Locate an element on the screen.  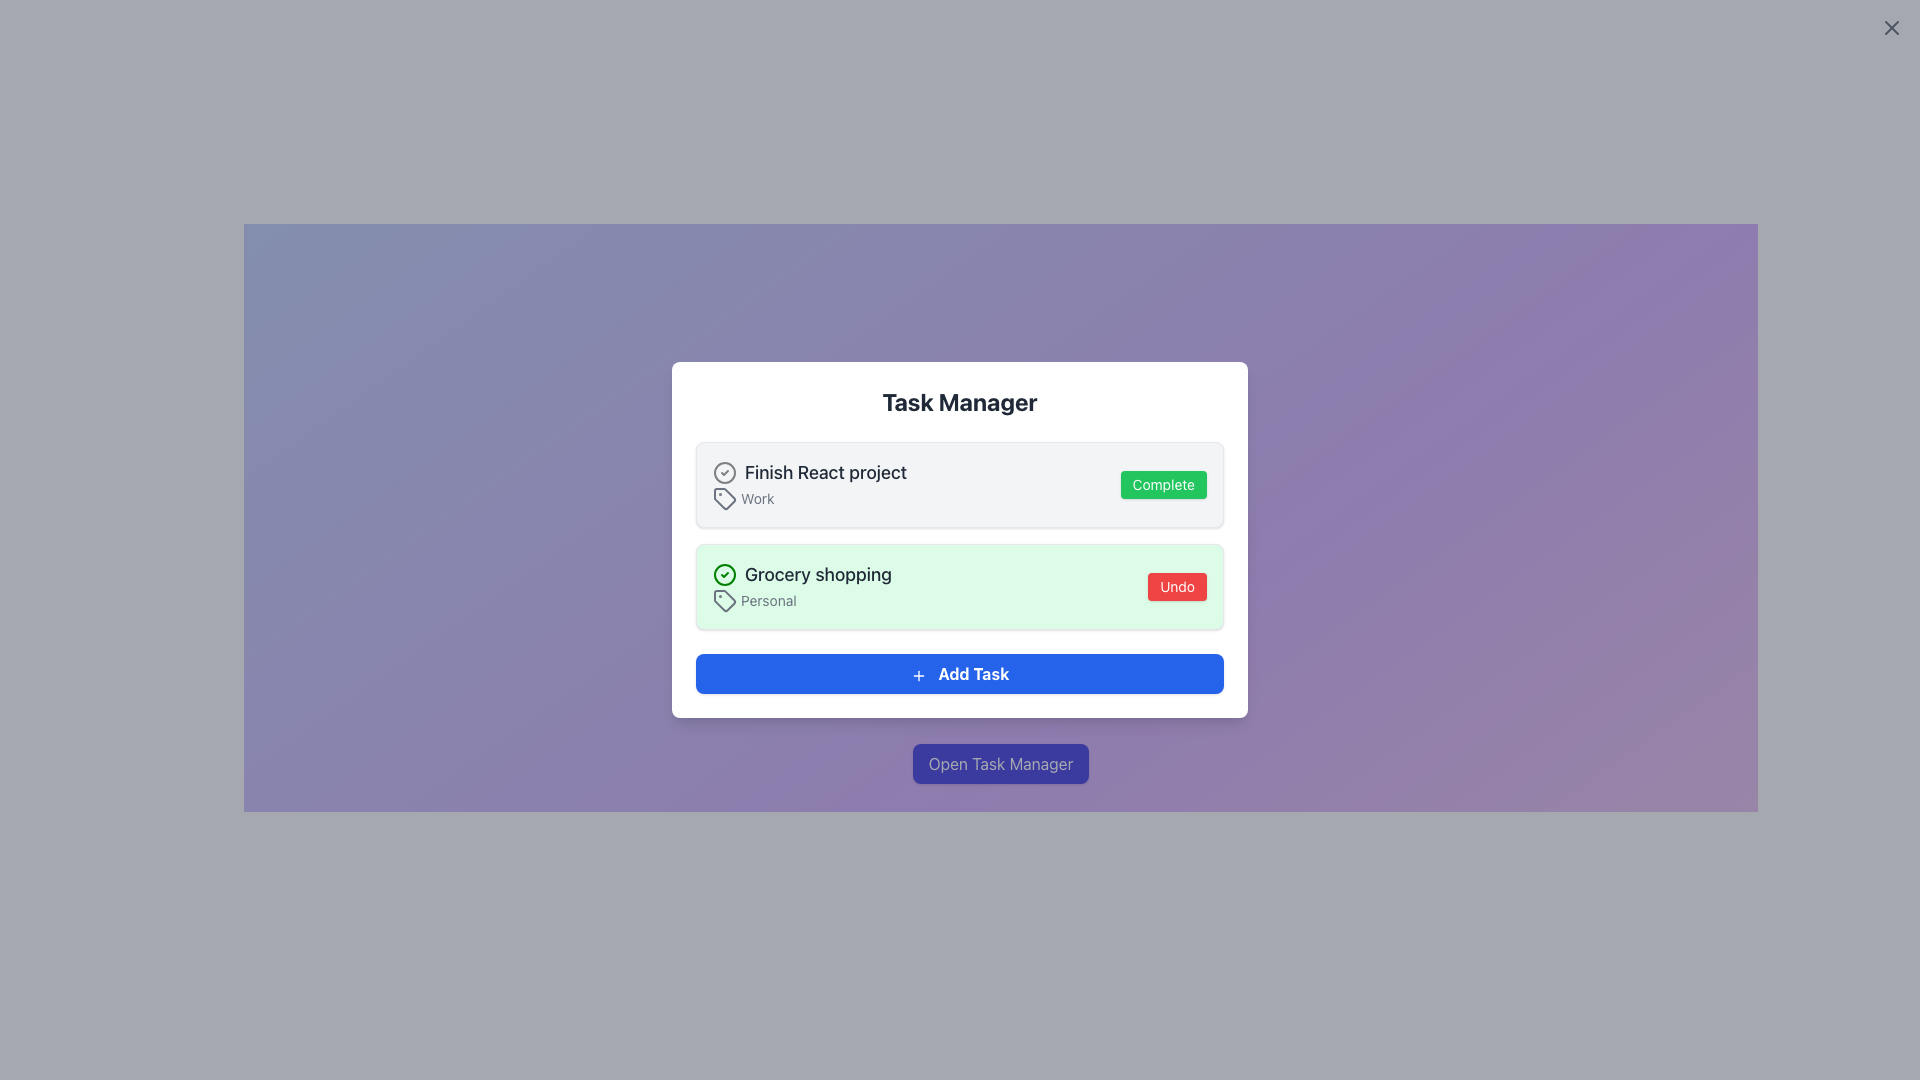
the addition icon inside the blue 'Add Task' button located near the center-bottom of the interface is located at coordinates (917, 675).